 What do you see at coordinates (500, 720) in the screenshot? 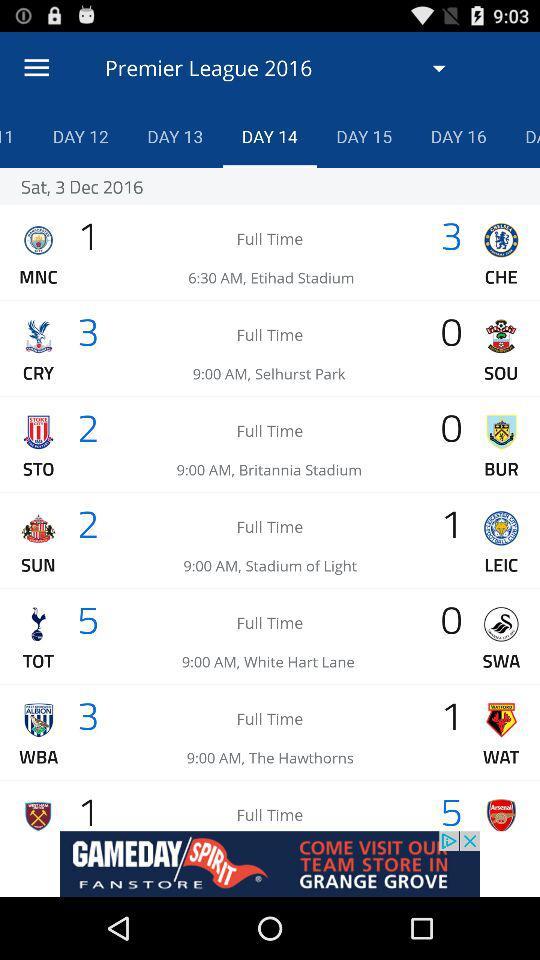
I see `the icon which is above wat` at bounding box center [500, 720].